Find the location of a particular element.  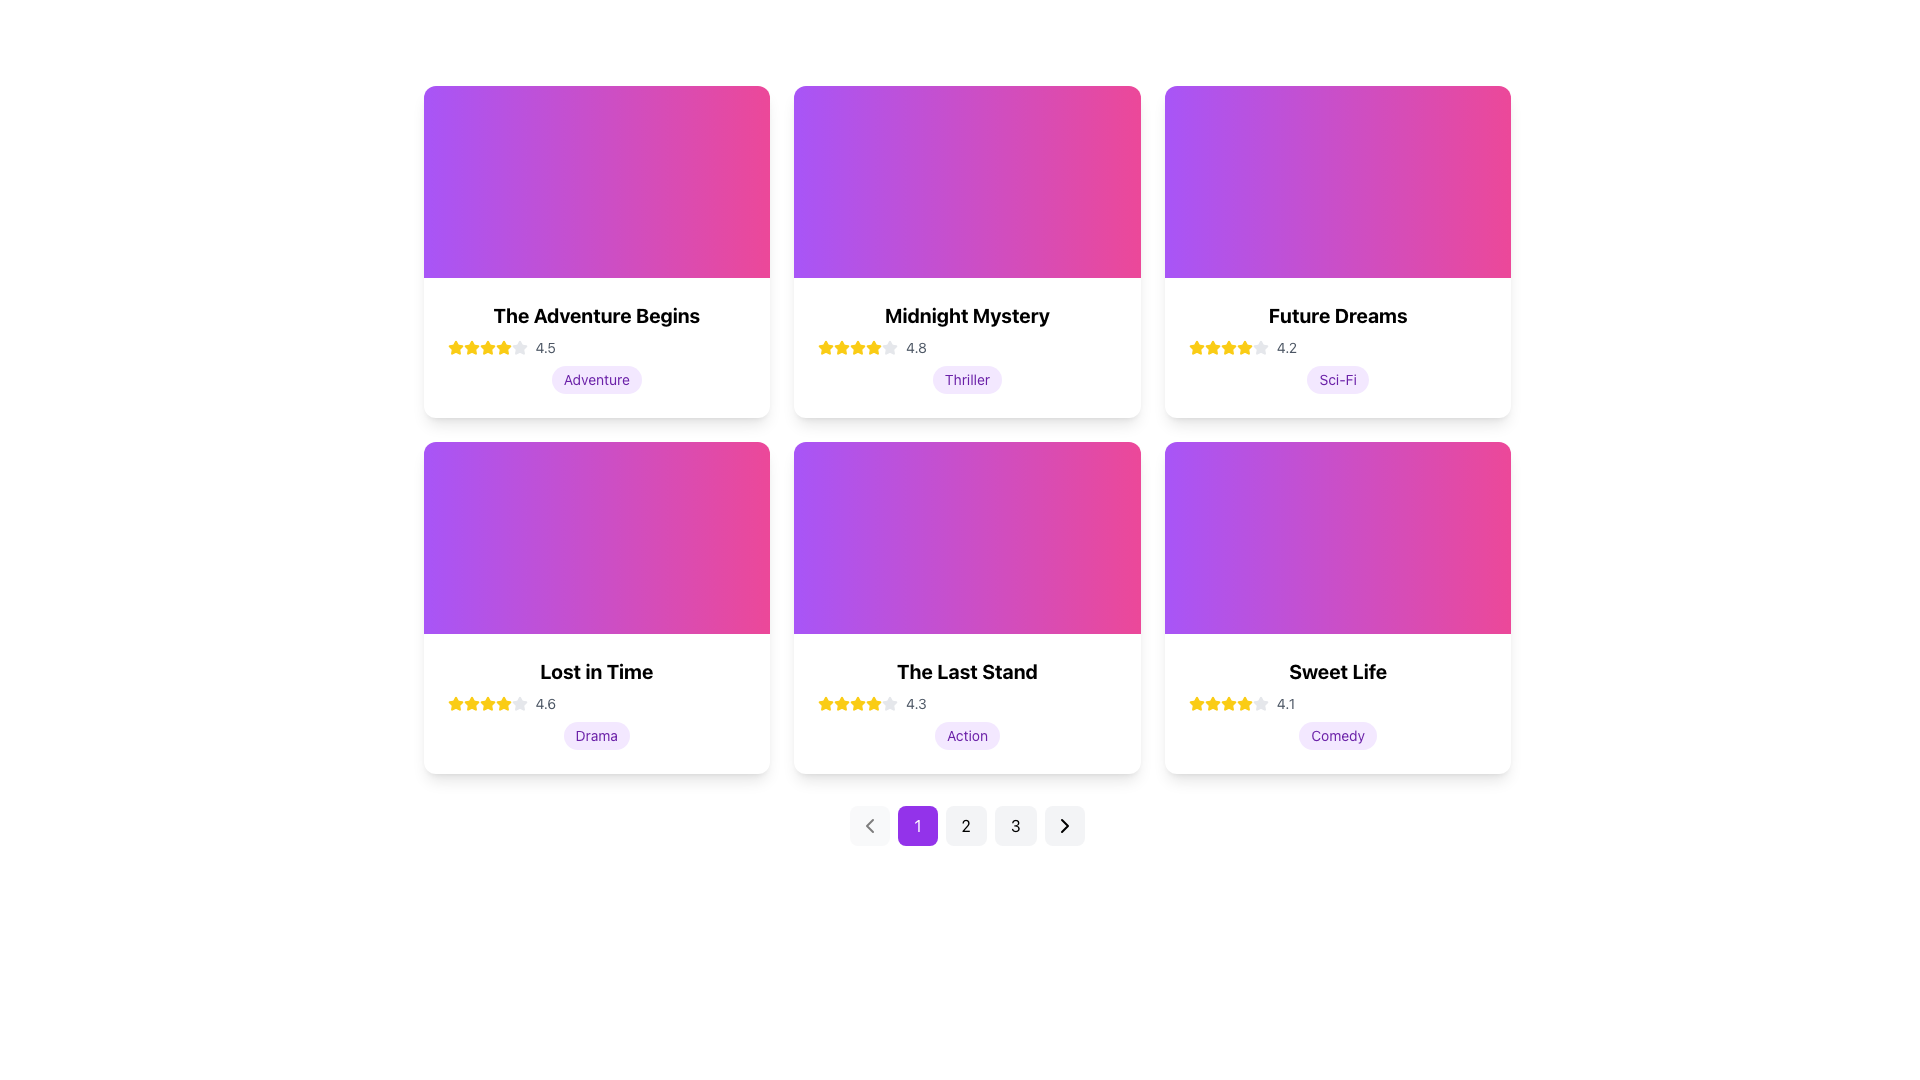

the first star rating icon, which is a bright yellow star icon indicating a rating of 4.3 for the movie 'The Last Stand' is located at coordinates (826, 703).